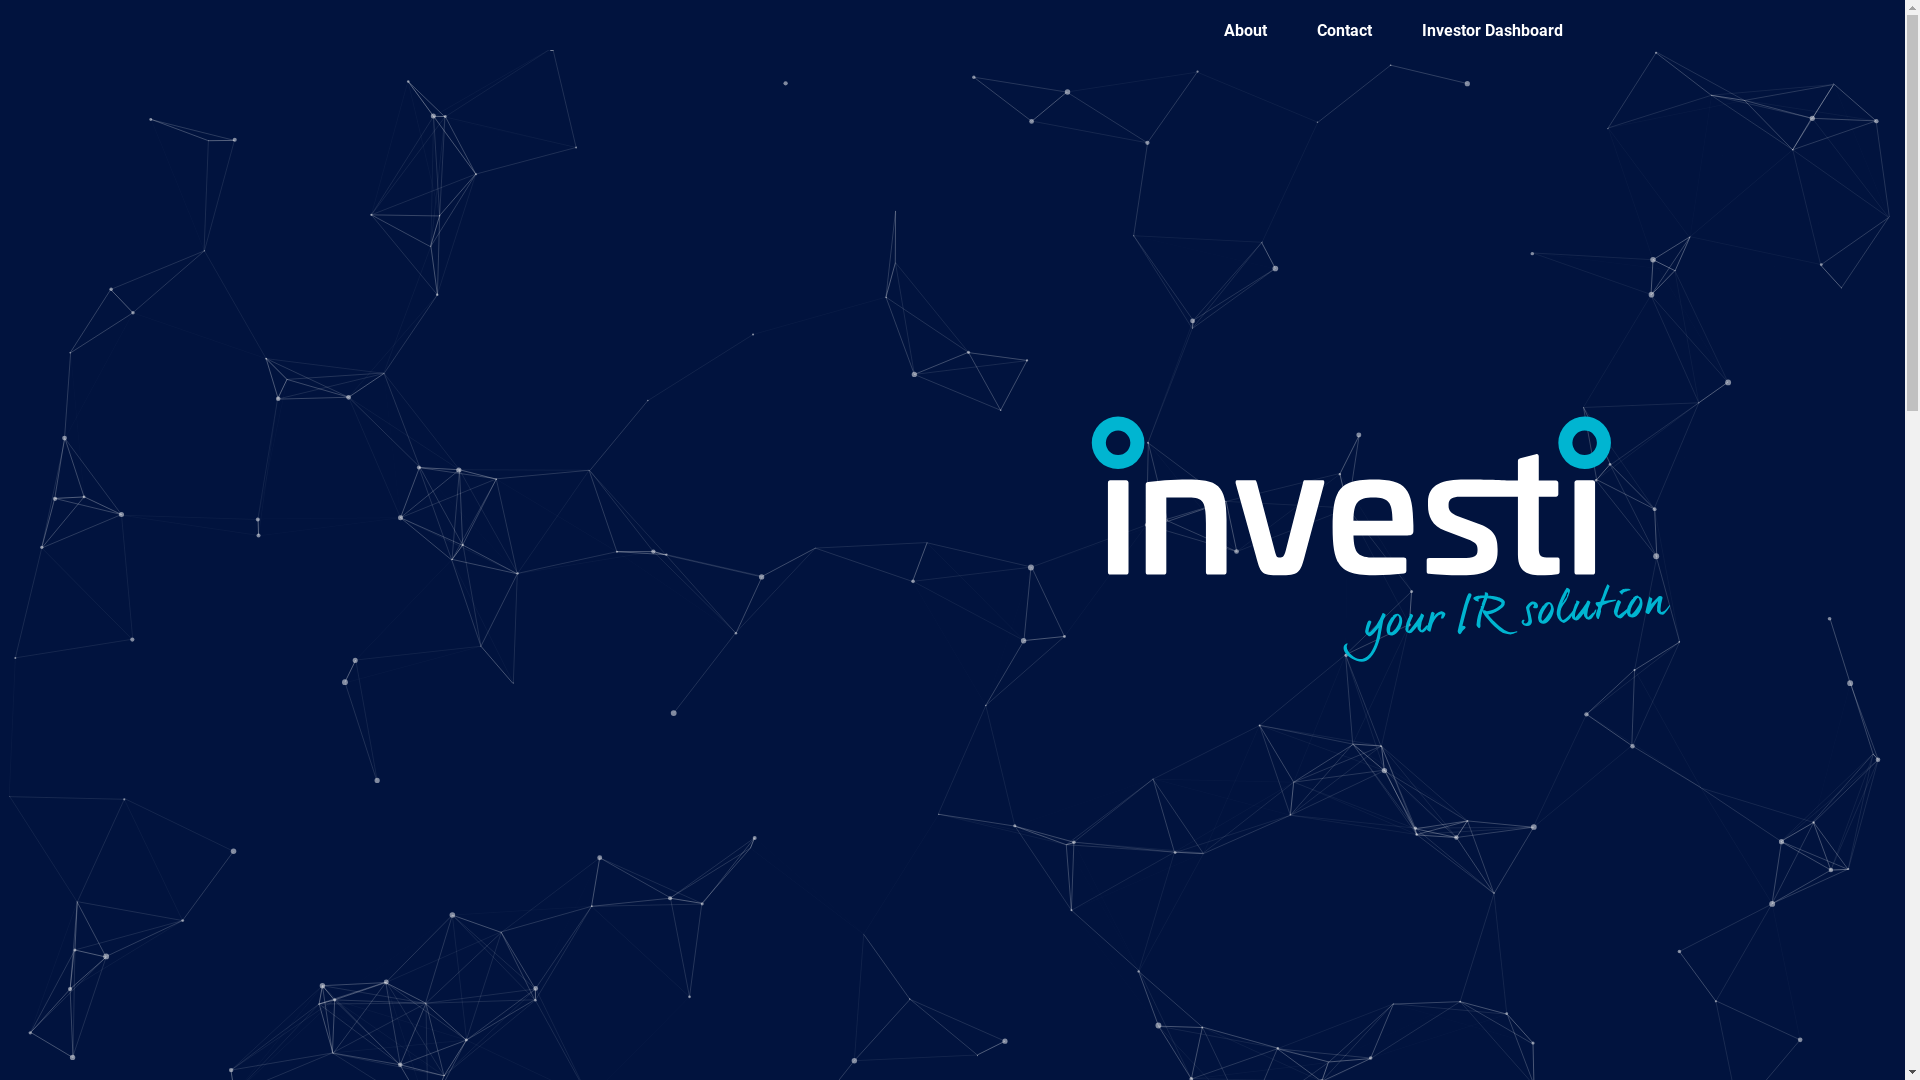 This screenshot has height=1080, width=1920. Describe the element at coordinates (1492, 30) in the screenshot. I see `'Investor Dashboard'` at that location.